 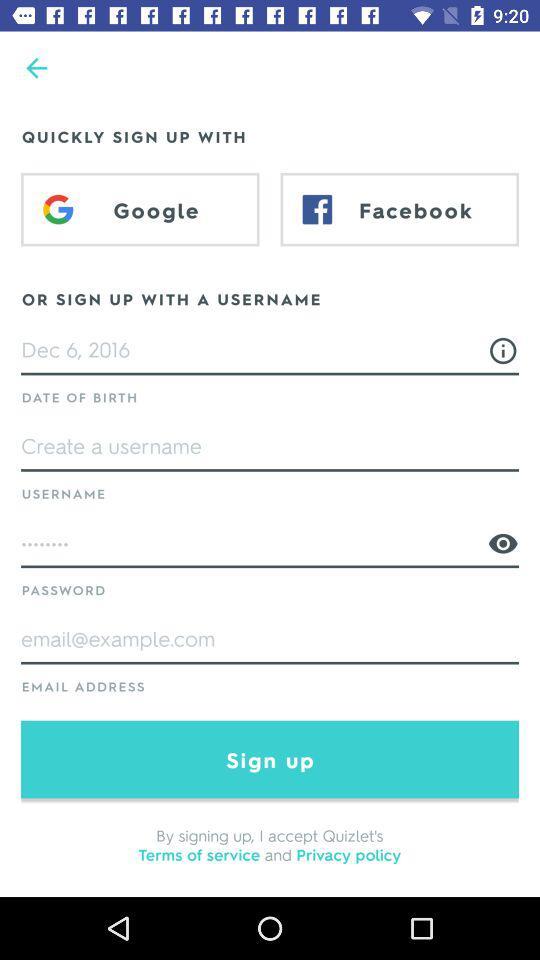 What do you see at coordinates (399, 209) in the screenshot?
I see `facebook at the top right corner` at bounding box center [399, 209].